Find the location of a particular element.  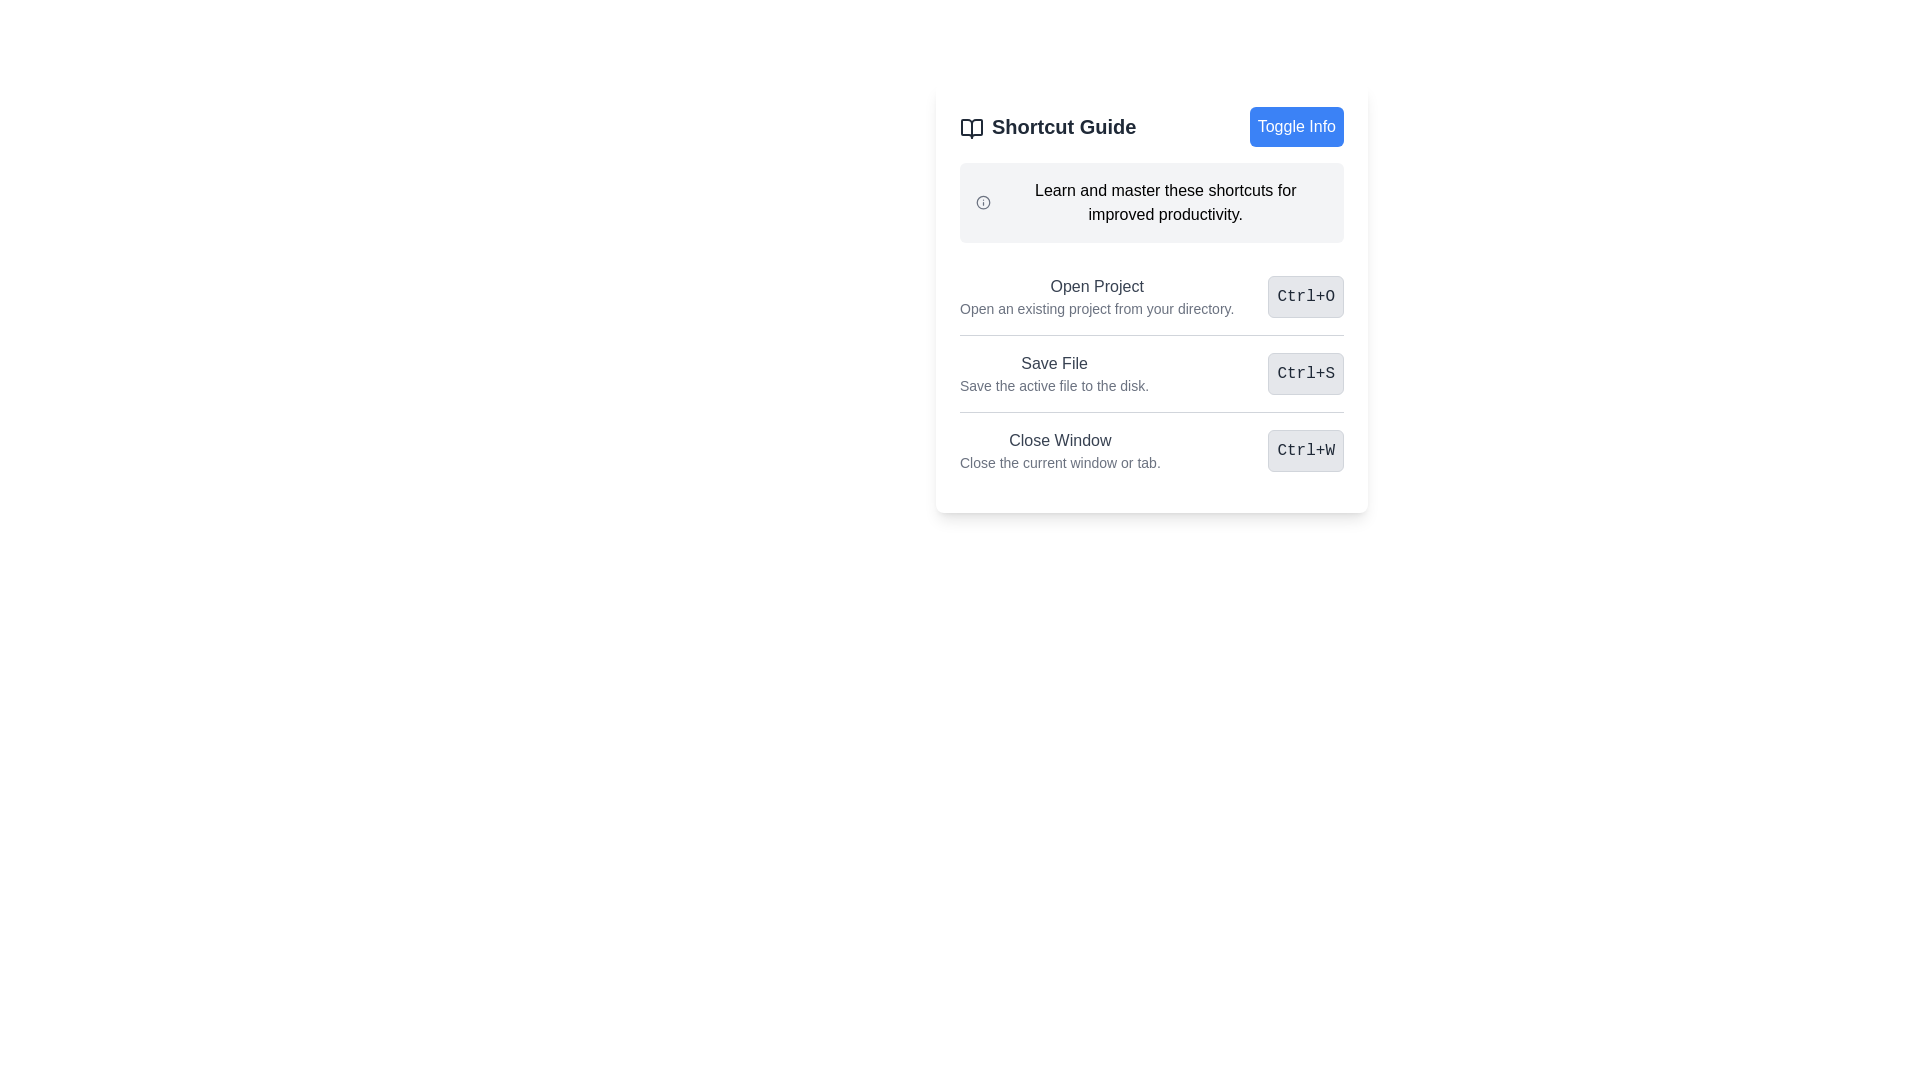

the central circle of the SVG icon located to the left of the 'Learn and master these shortcuts for improved productivity.' text in the Shortcut Guide interface is located at coordinates (983, 203).